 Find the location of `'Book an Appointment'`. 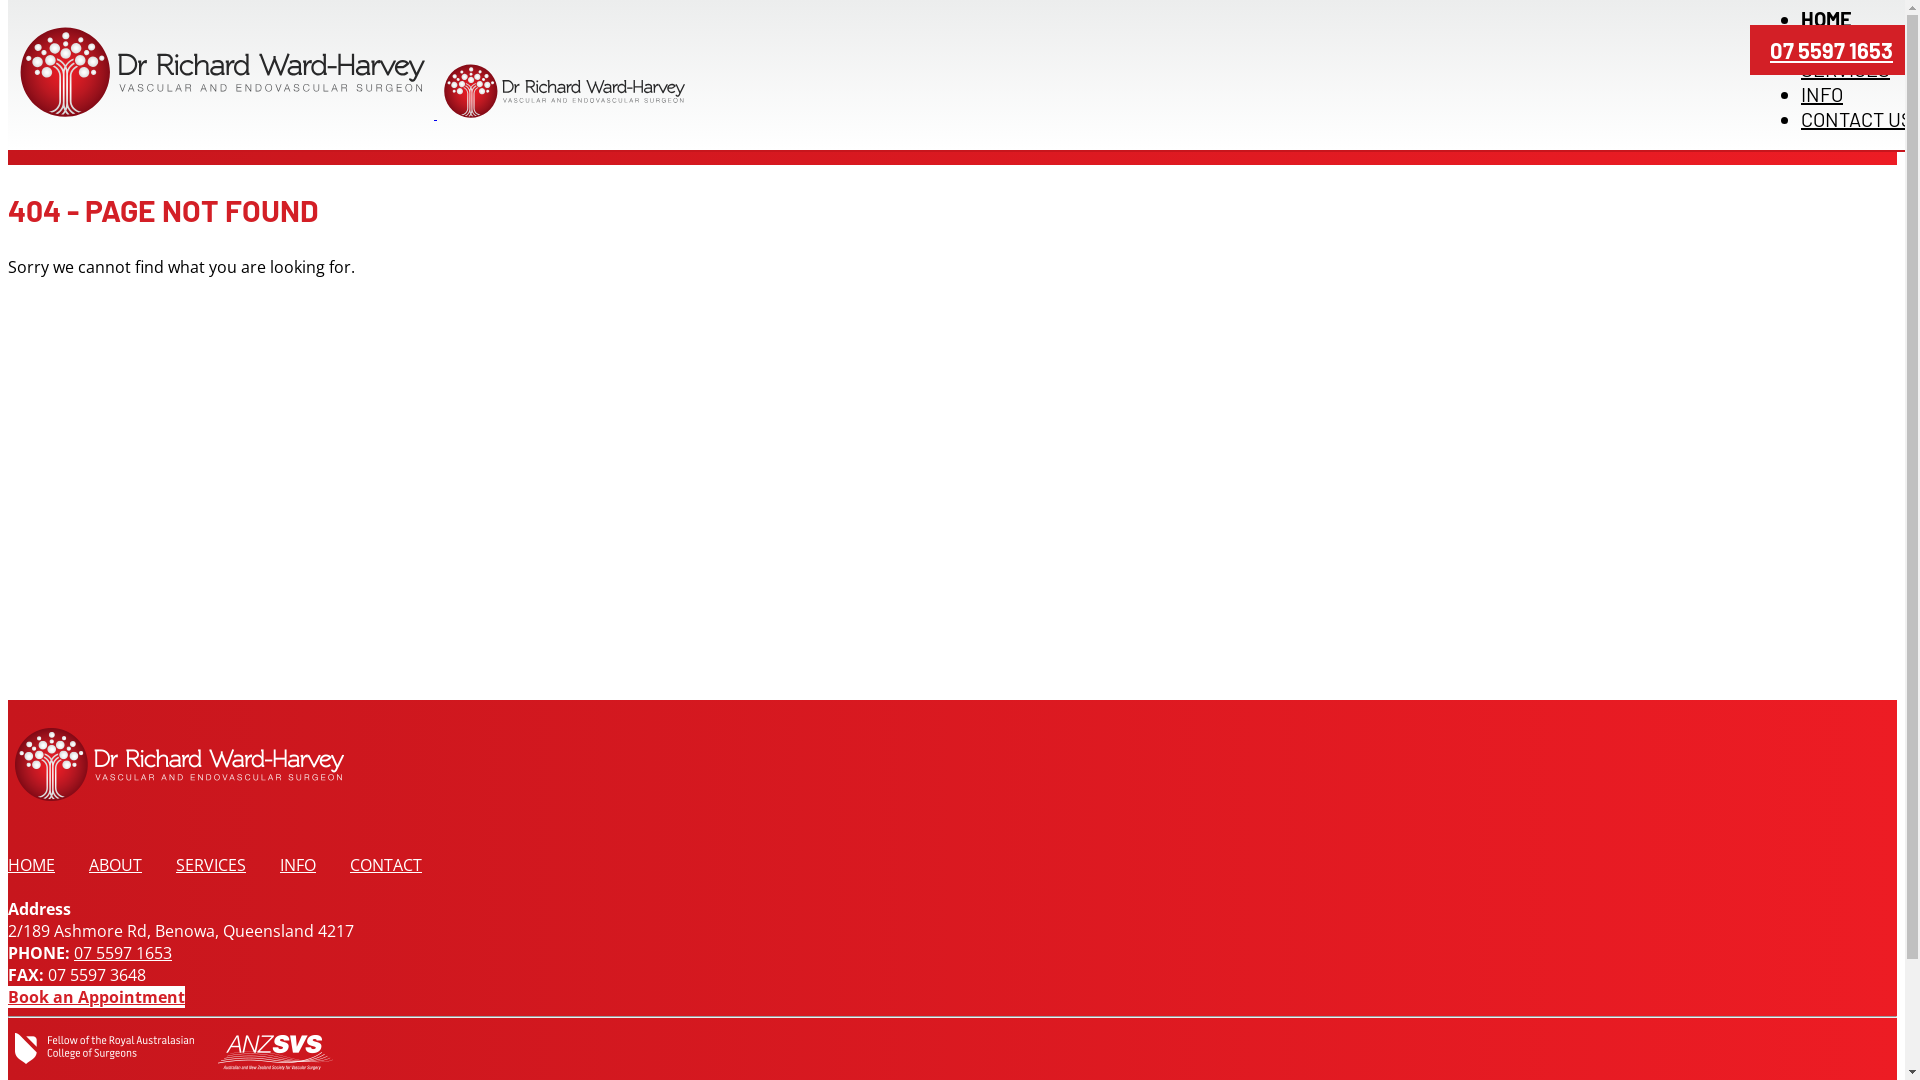

'Book an Appointment' is located at coordinates (95, 996).